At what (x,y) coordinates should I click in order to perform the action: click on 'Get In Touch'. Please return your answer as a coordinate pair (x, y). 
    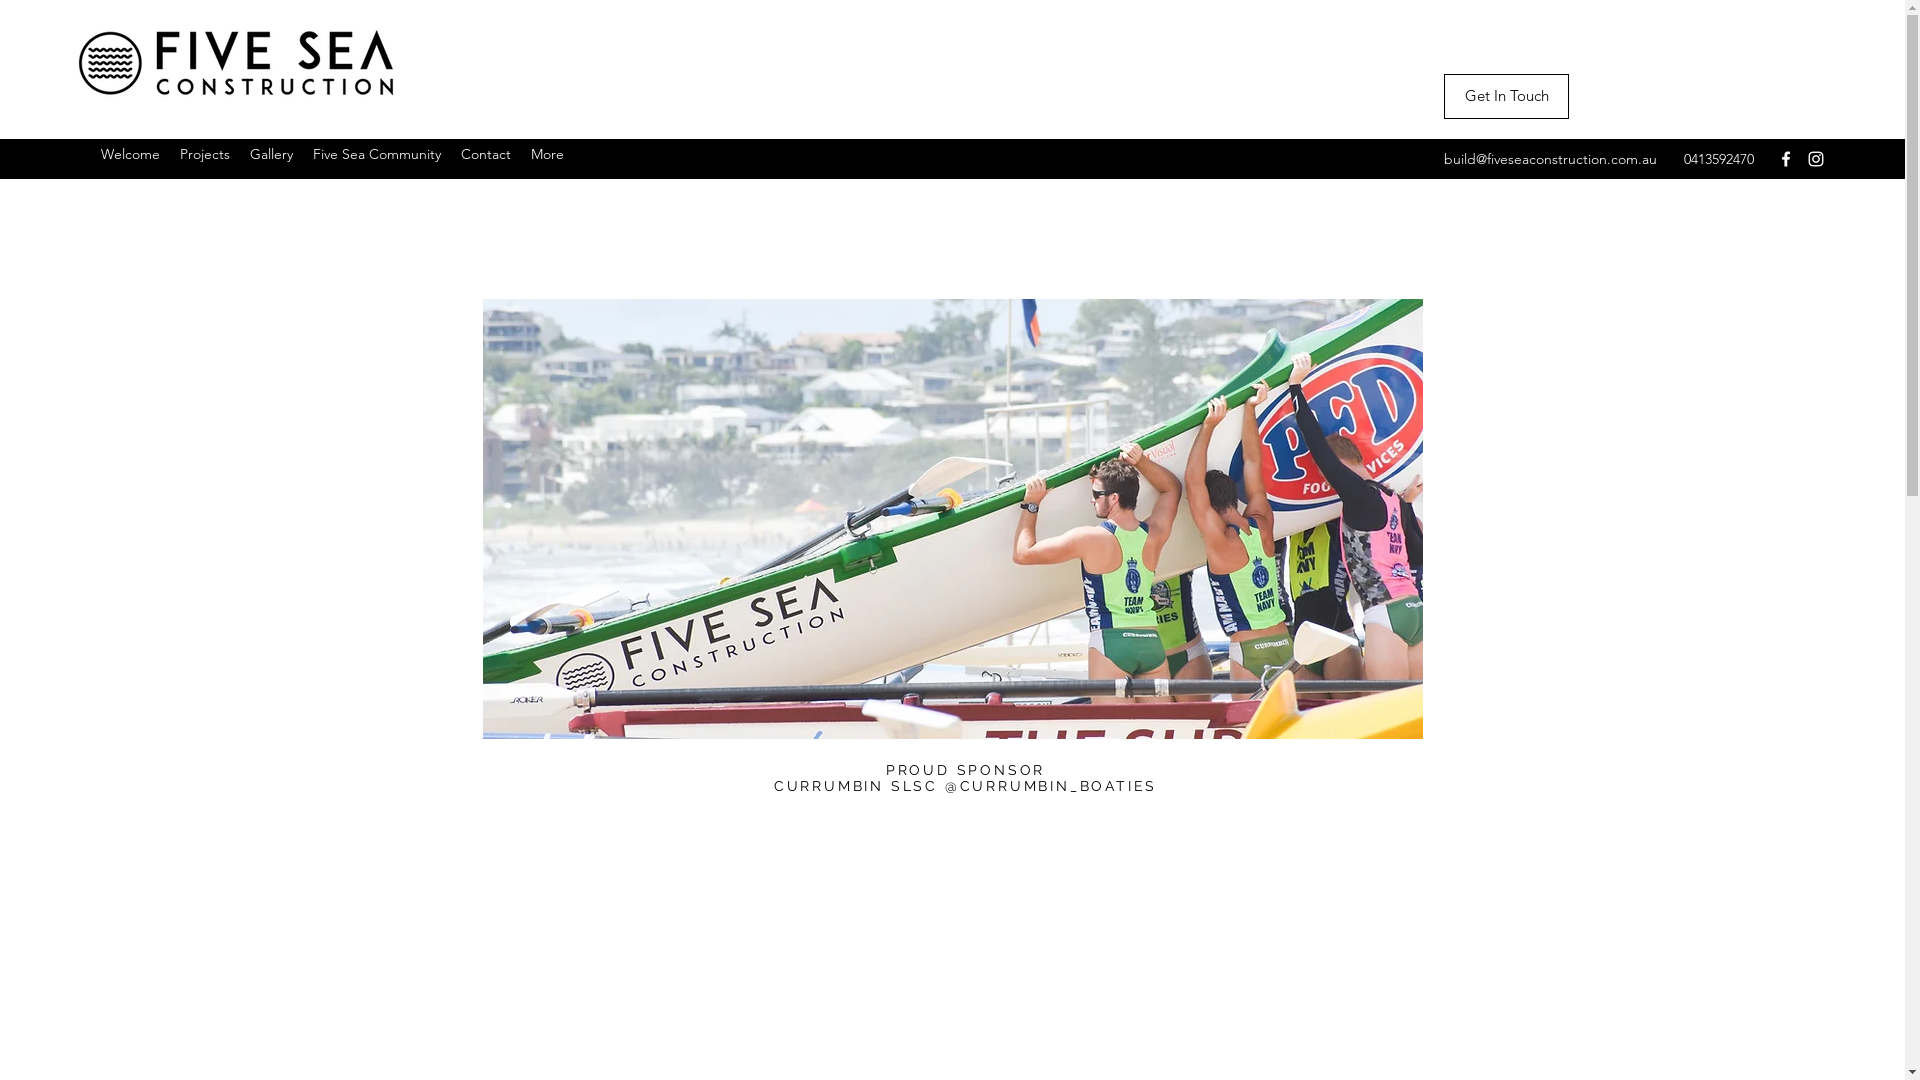
    Looking at the image, I should click on (1506, 96).